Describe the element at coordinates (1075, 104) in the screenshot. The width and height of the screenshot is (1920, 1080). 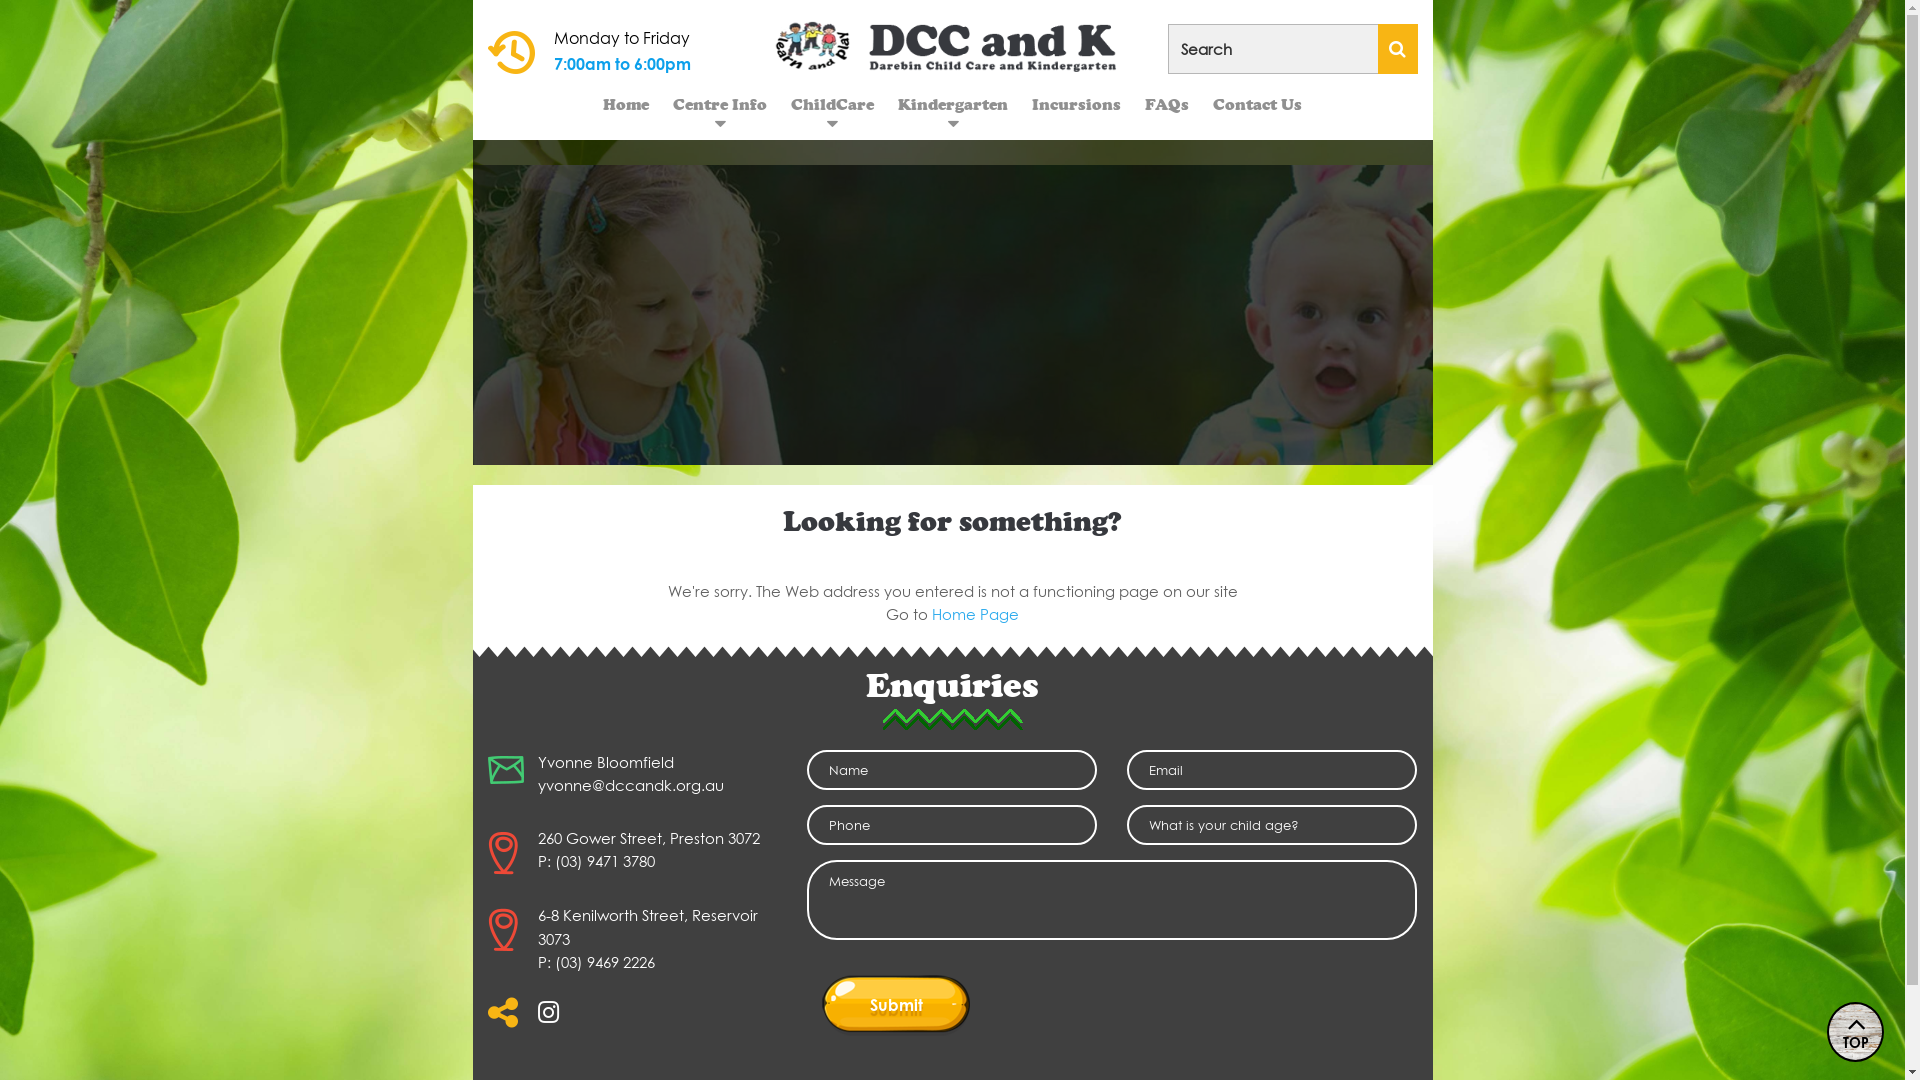
I see `'Incursions'` at that location.